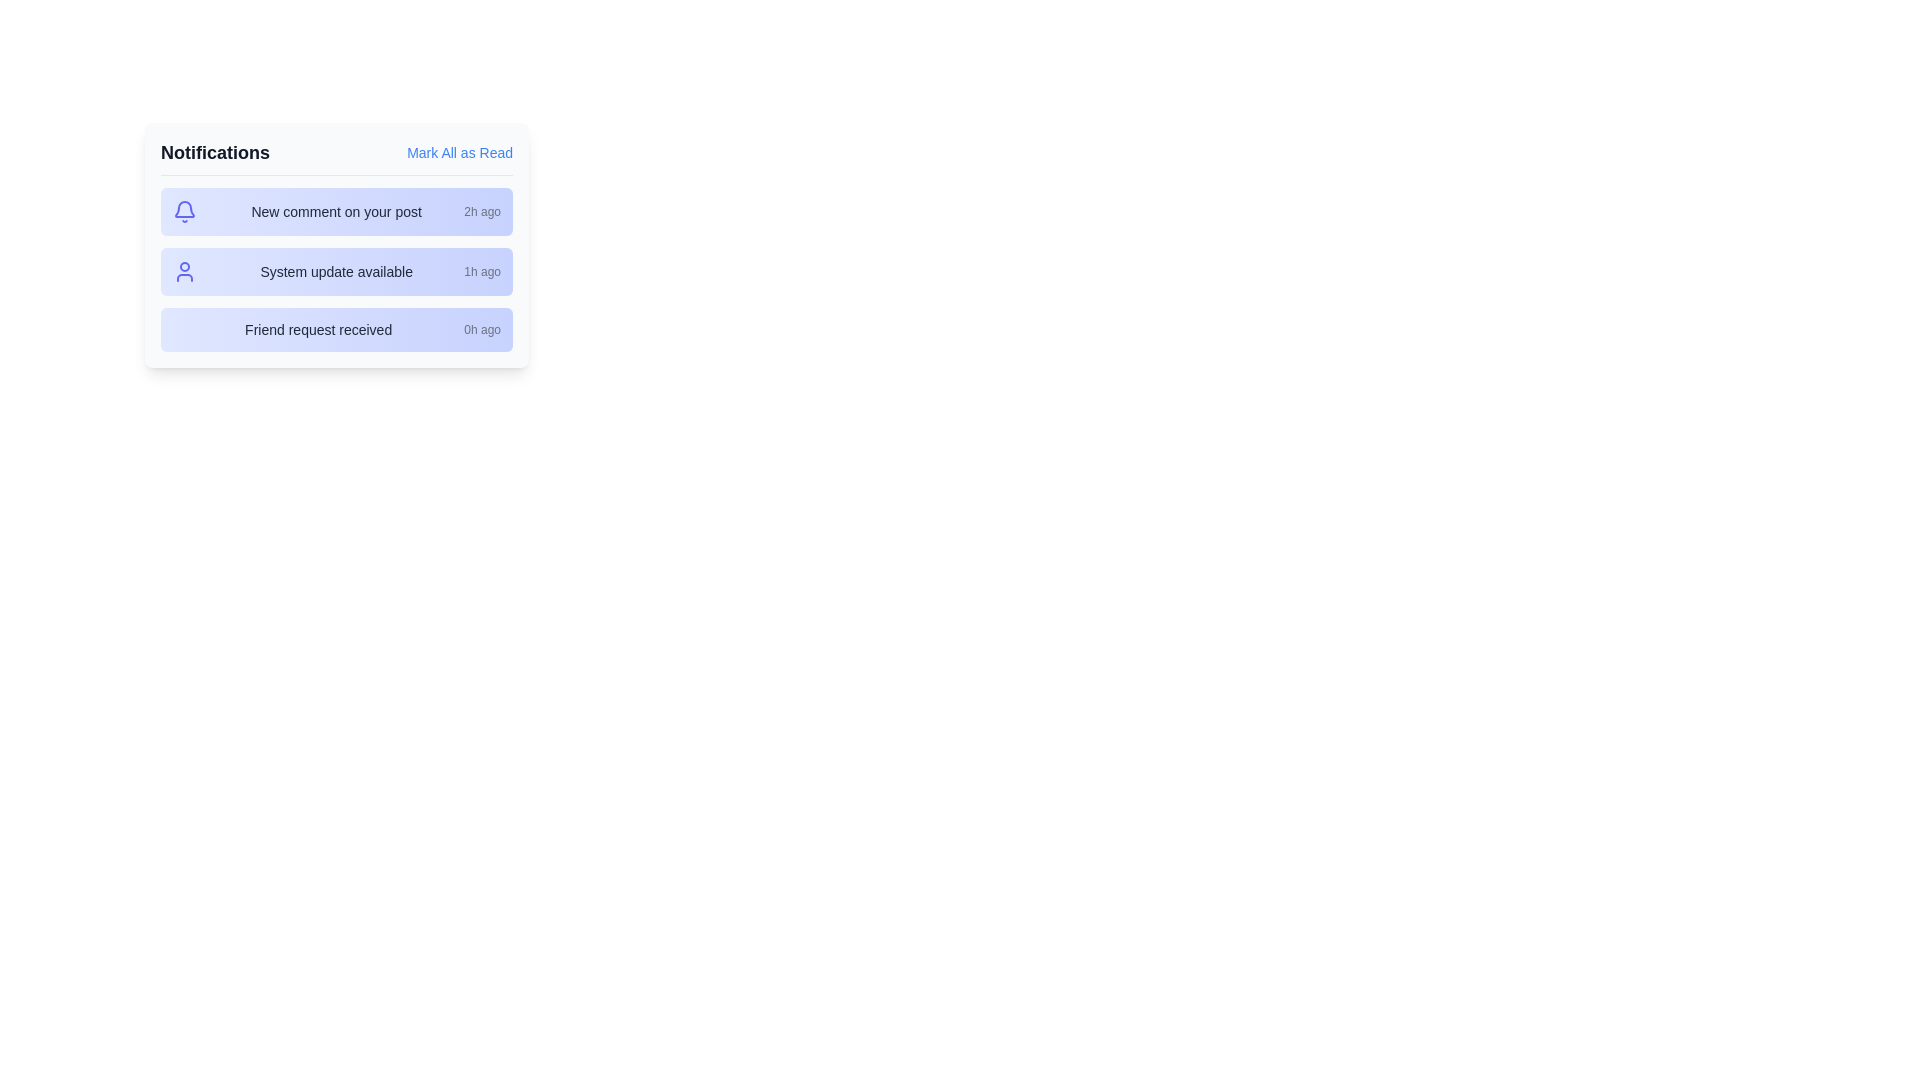 This screenshot has width=1920, height=1080. I want to click on the notification icon indicating a new comment on the user's post by moving the mouse cursor to its center, so click(185, 212).